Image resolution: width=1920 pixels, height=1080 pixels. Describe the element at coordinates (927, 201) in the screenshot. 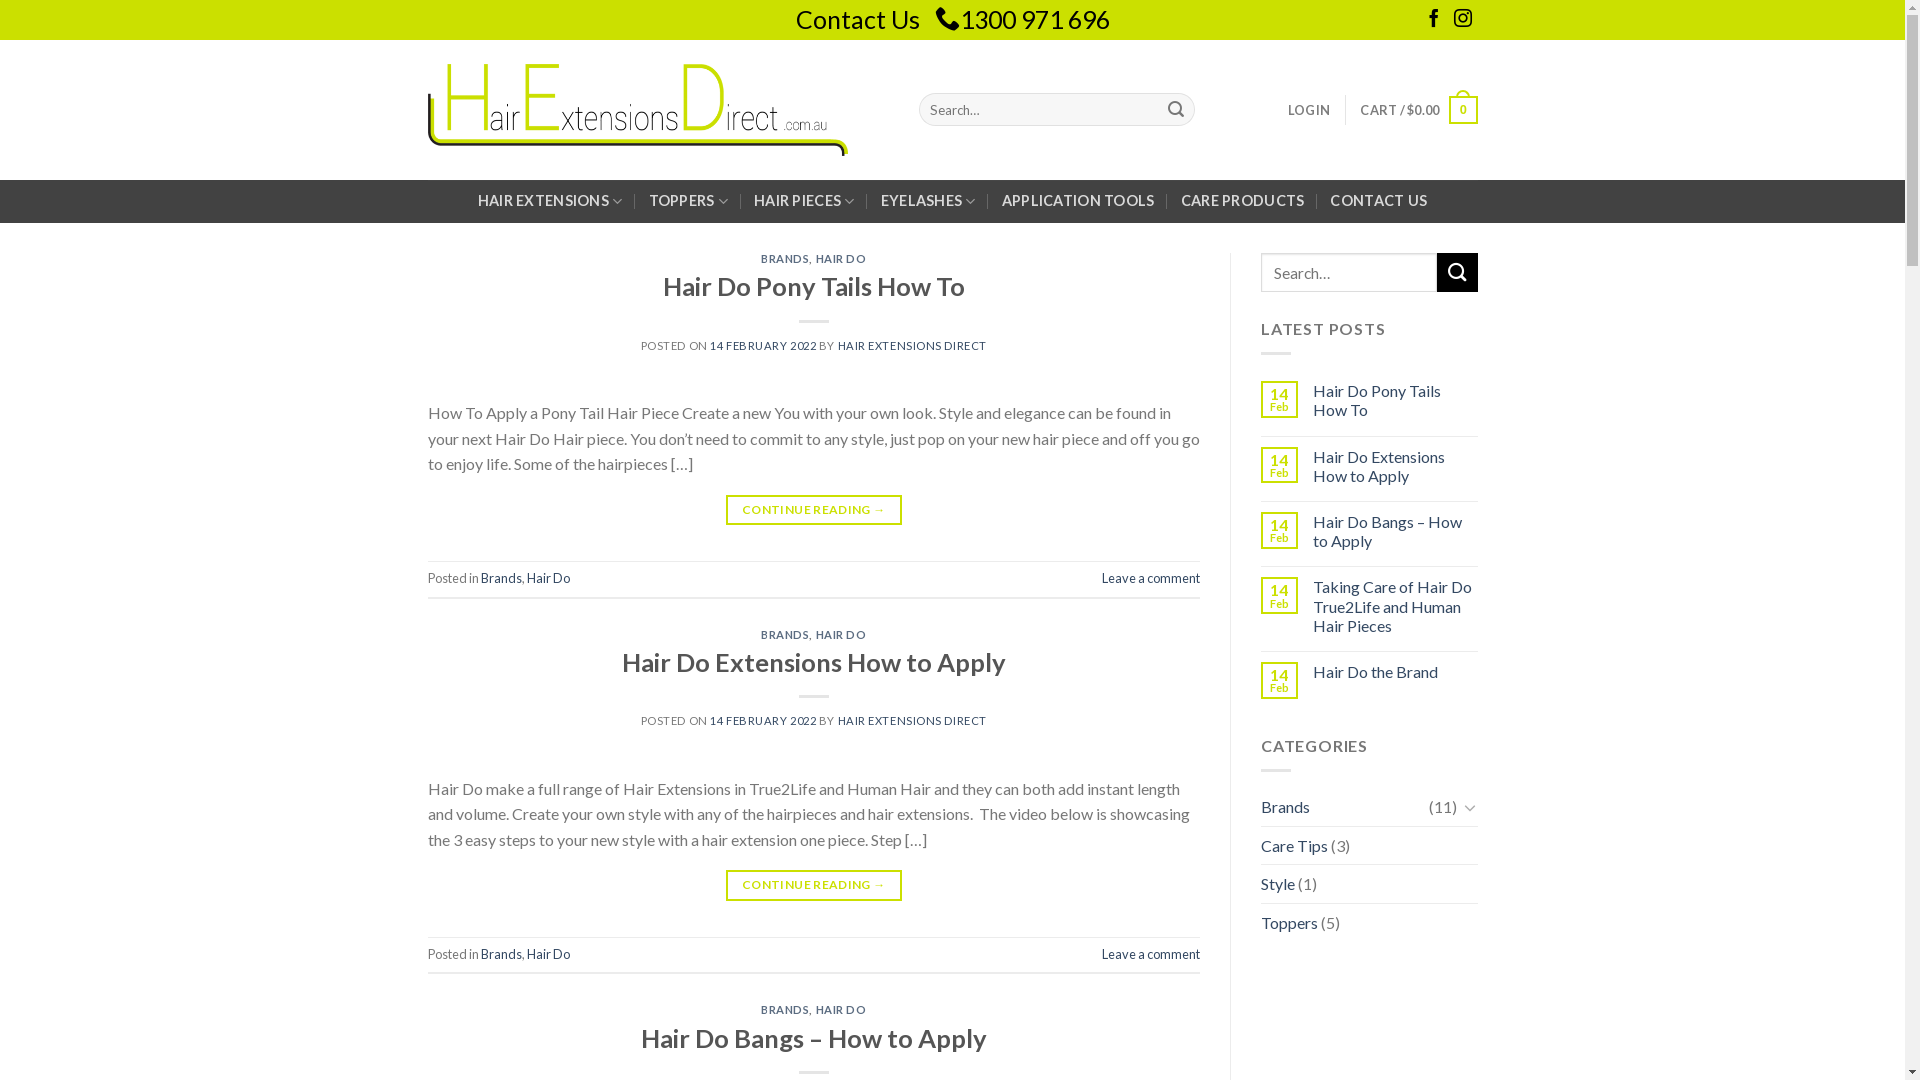

I see `'EYELASHES'` at that location.